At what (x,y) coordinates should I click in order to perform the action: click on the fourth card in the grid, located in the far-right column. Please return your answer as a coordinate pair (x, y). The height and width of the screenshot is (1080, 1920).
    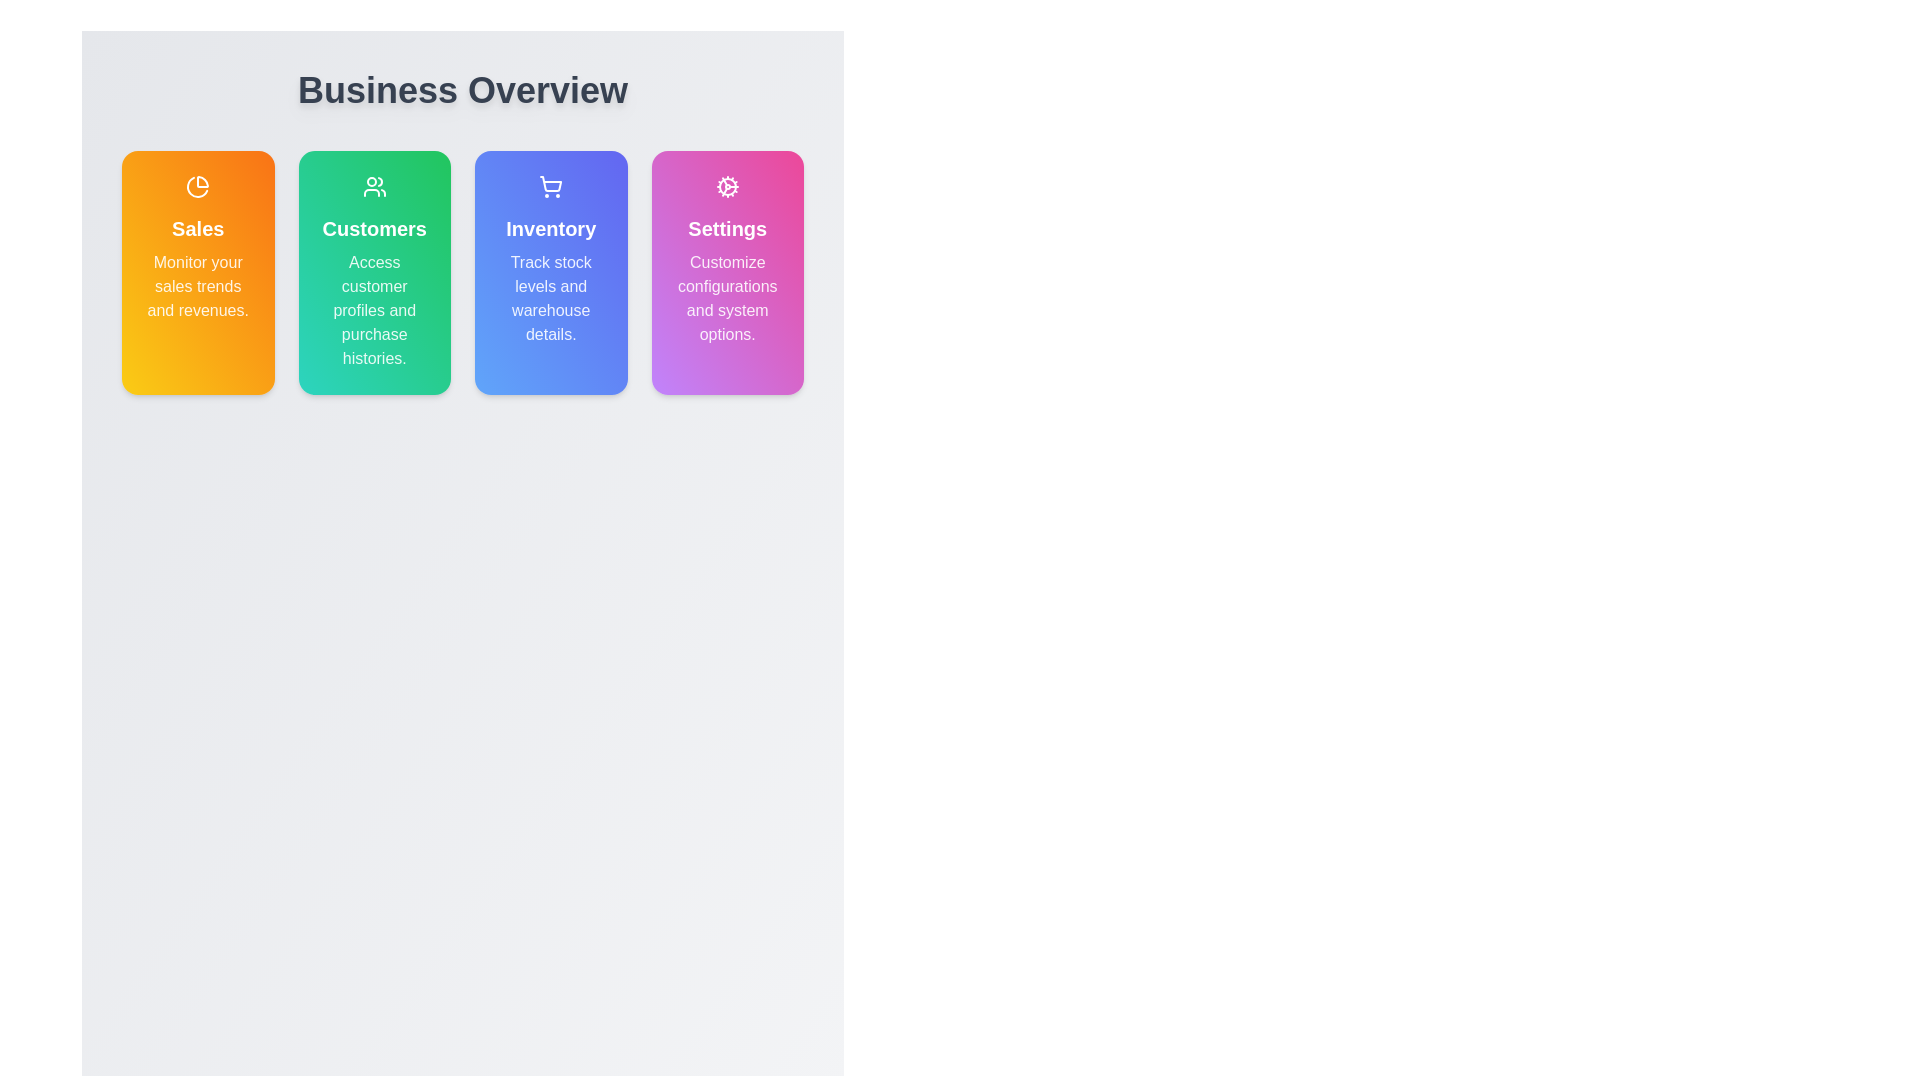
    Looking at the image, I should click on (726, 273).